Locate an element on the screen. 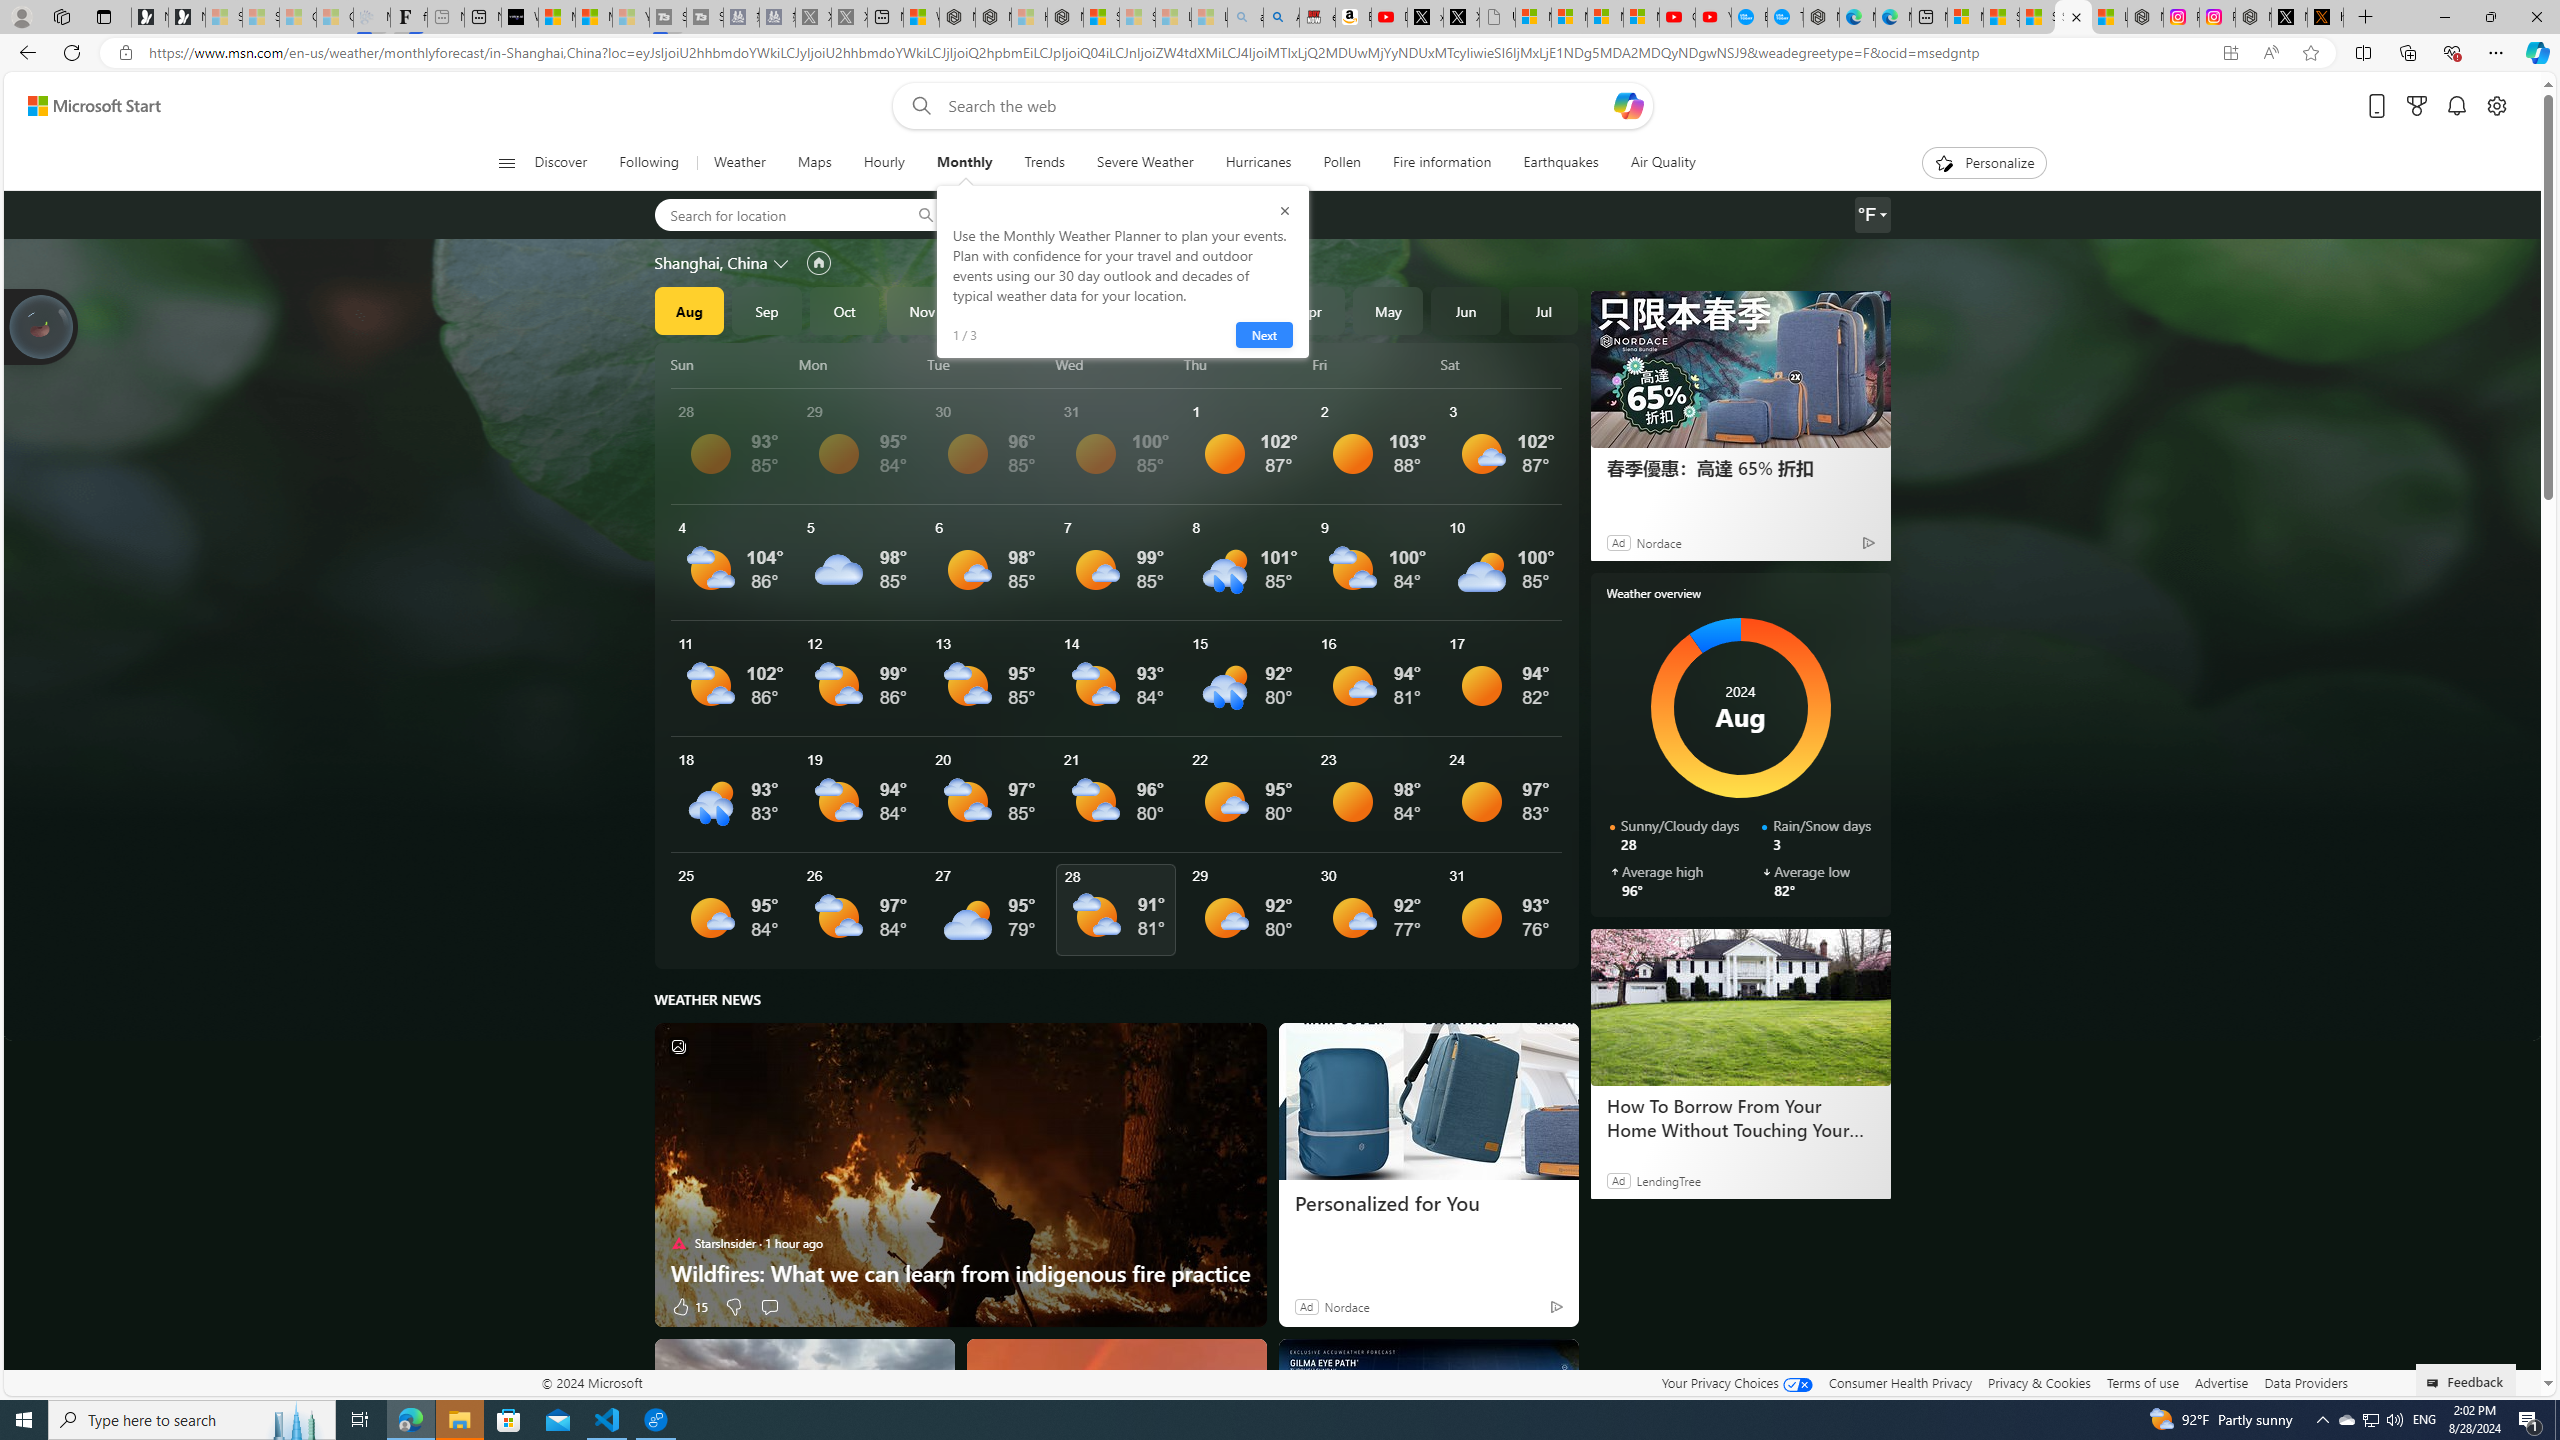 The width and height of the screenshot is (2560, 1440). 'Nov' is located at coordinates (921, 310).